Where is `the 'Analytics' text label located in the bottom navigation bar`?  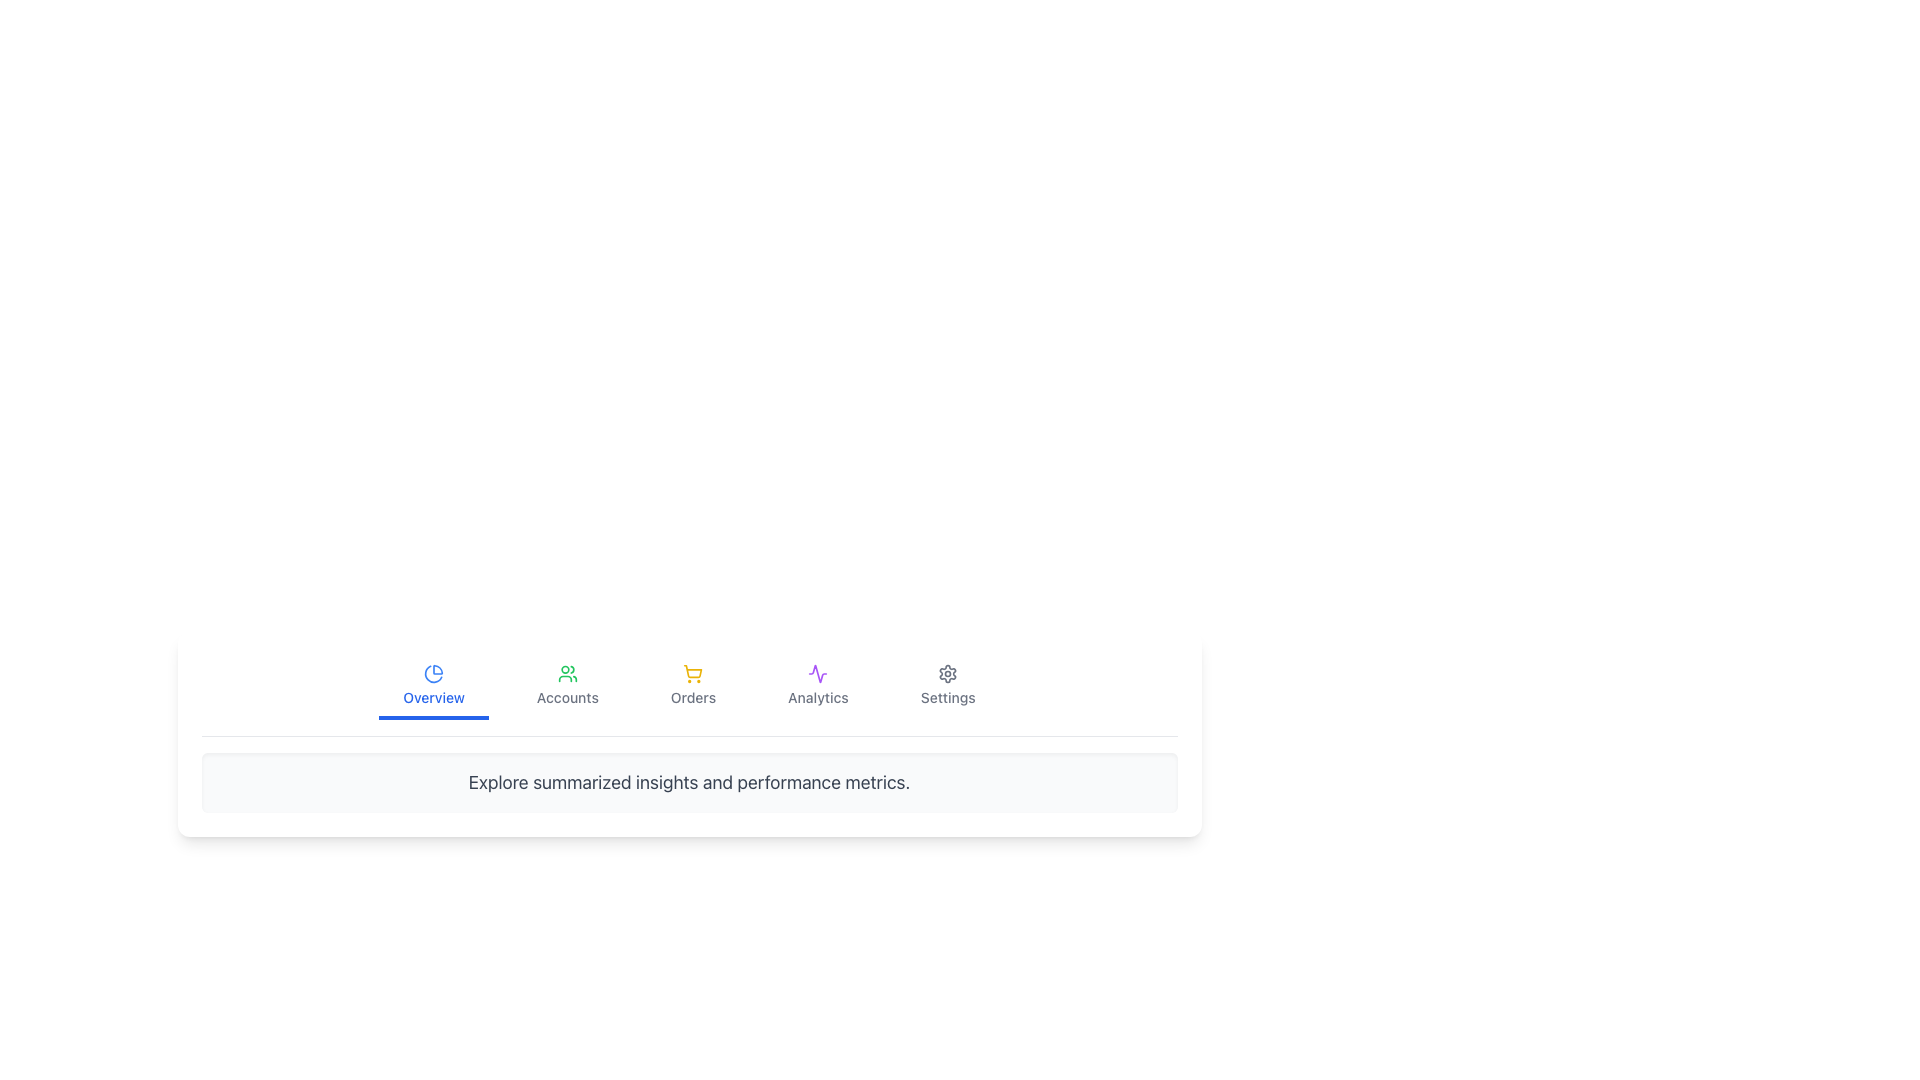
the 'Analytics' text label located in the bottom navigation bar is located at coordinates (818, 697).